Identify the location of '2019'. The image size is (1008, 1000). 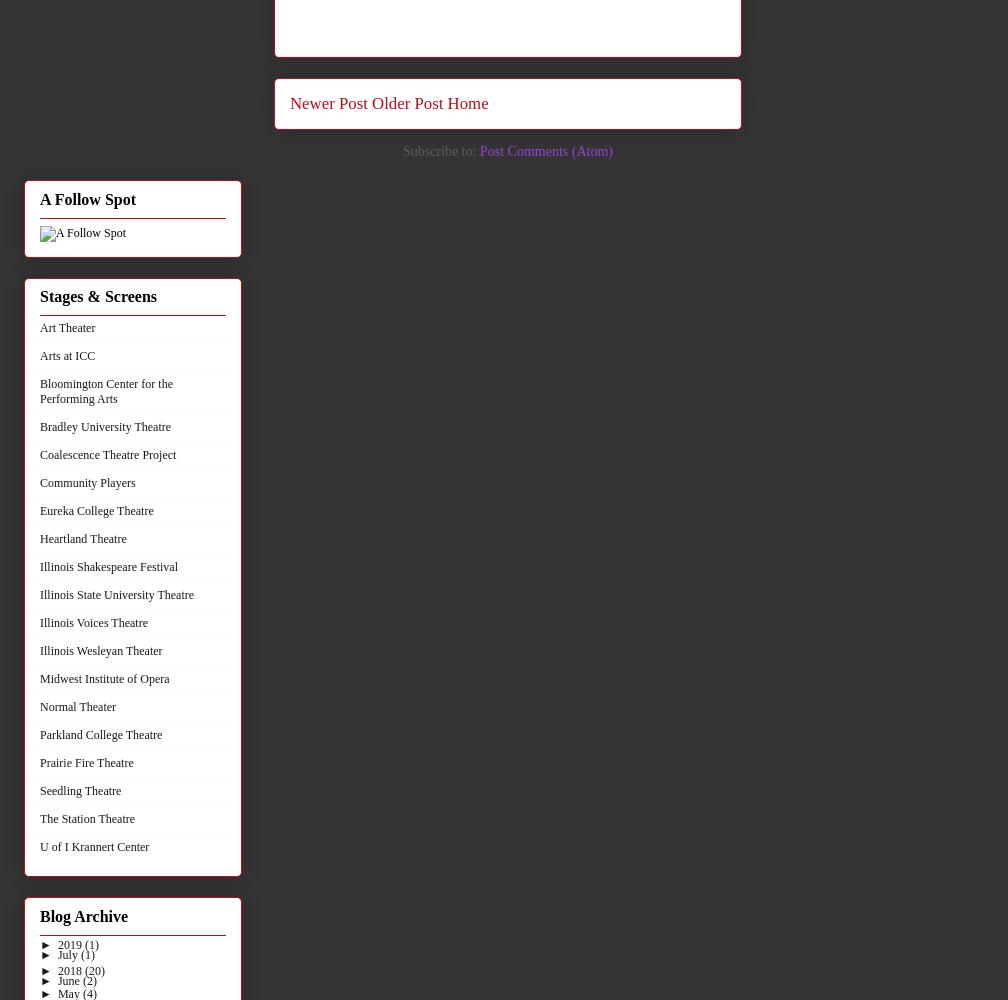
(70, 943).